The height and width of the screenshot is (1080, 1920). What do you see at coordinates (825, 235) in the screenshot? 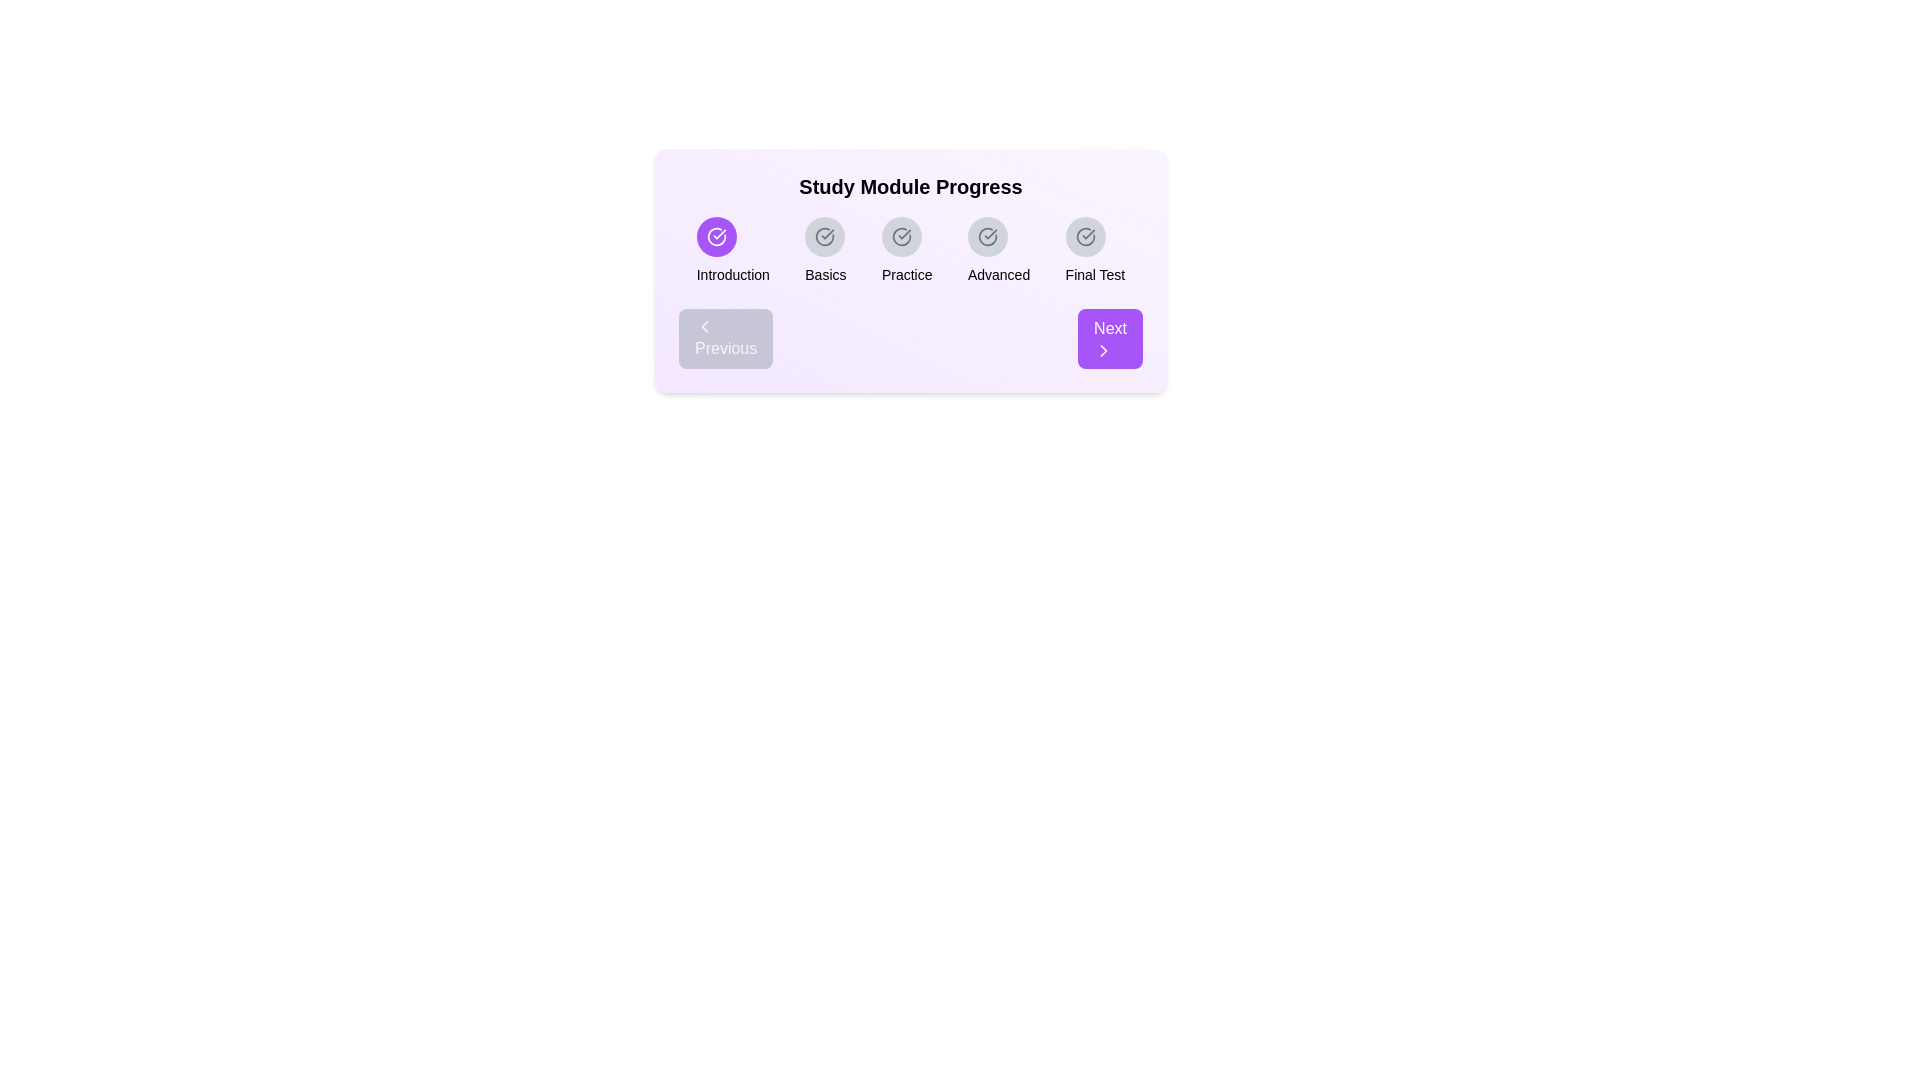
I see `the circular checkmark icon located within the 'Basics' section, which is the second icon from the left in the row of icons labeled 'Introduction,' 'Basics,' 'Practice,' 'Advanced,' and 'Final Test.'` at bounding box center [825, 235].